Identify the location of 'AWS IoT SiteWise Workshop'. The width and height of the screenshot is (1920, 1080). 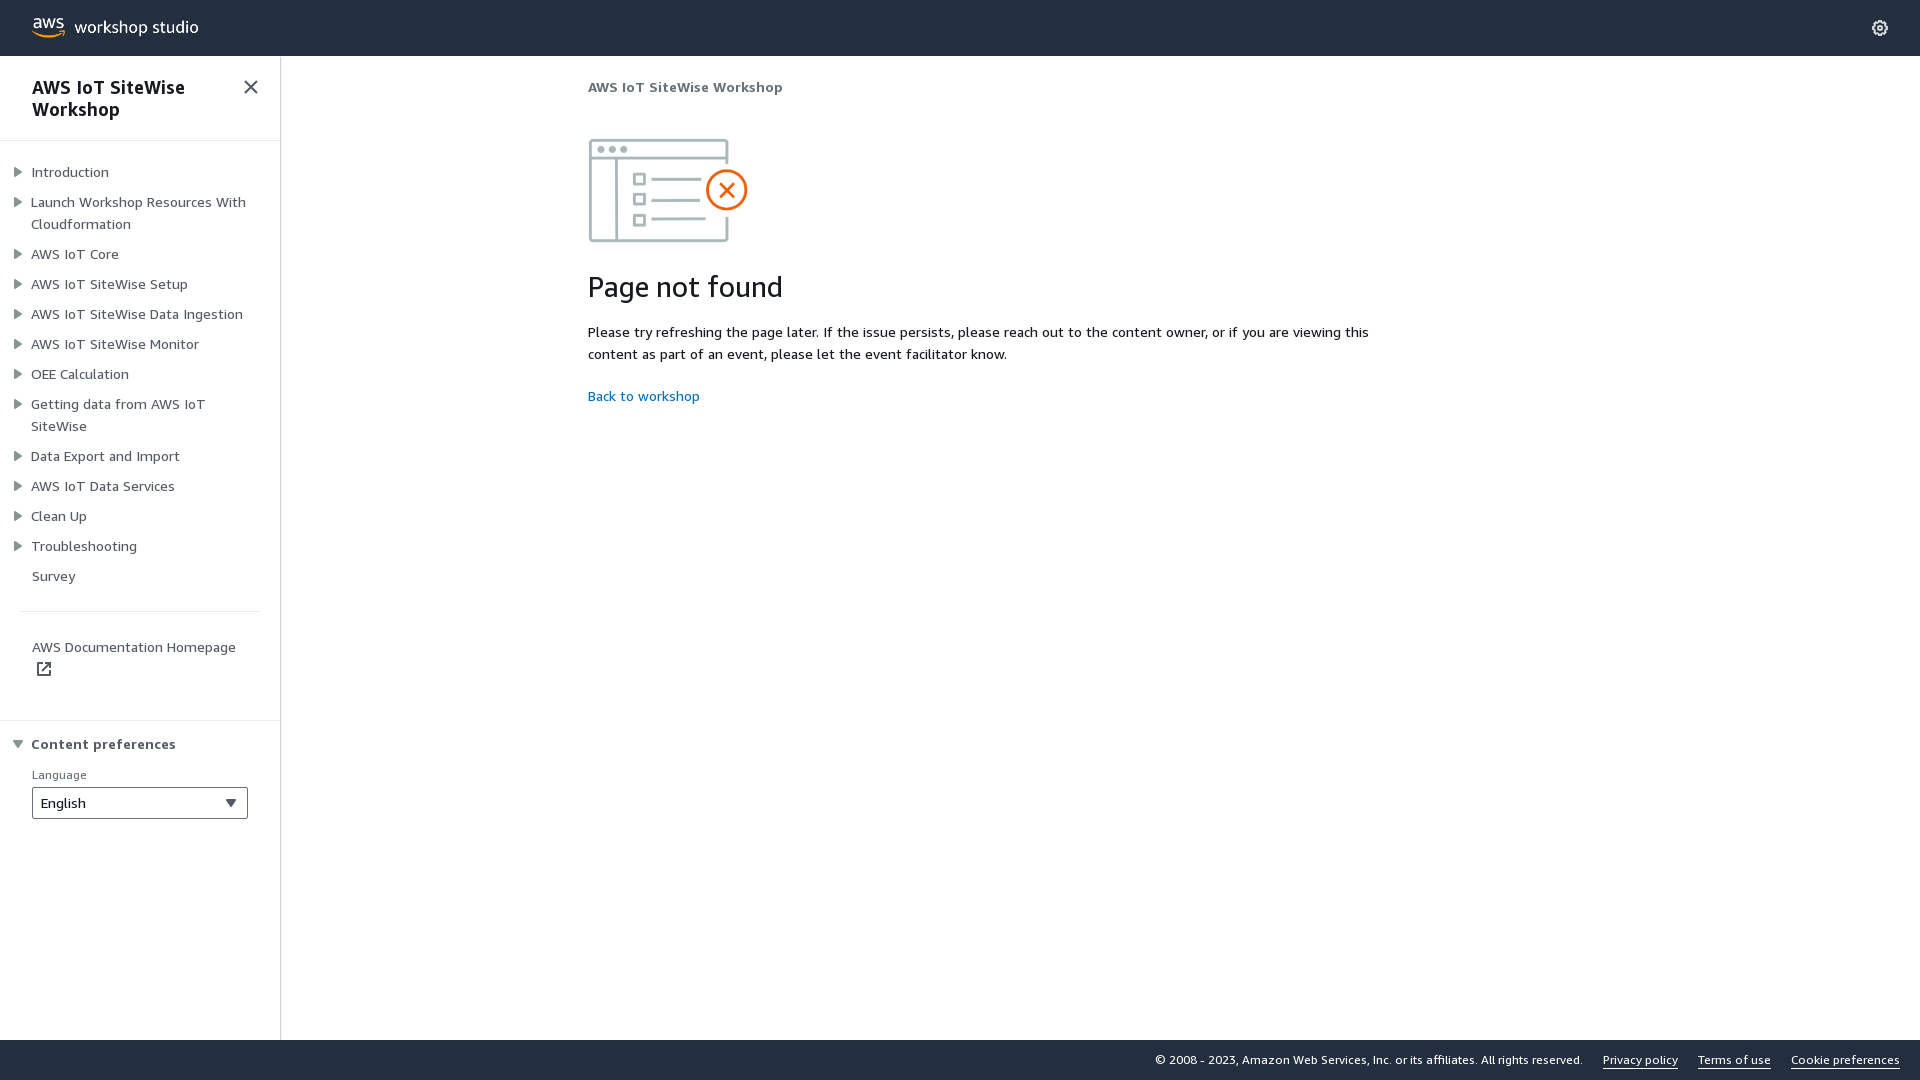
(127, 97).